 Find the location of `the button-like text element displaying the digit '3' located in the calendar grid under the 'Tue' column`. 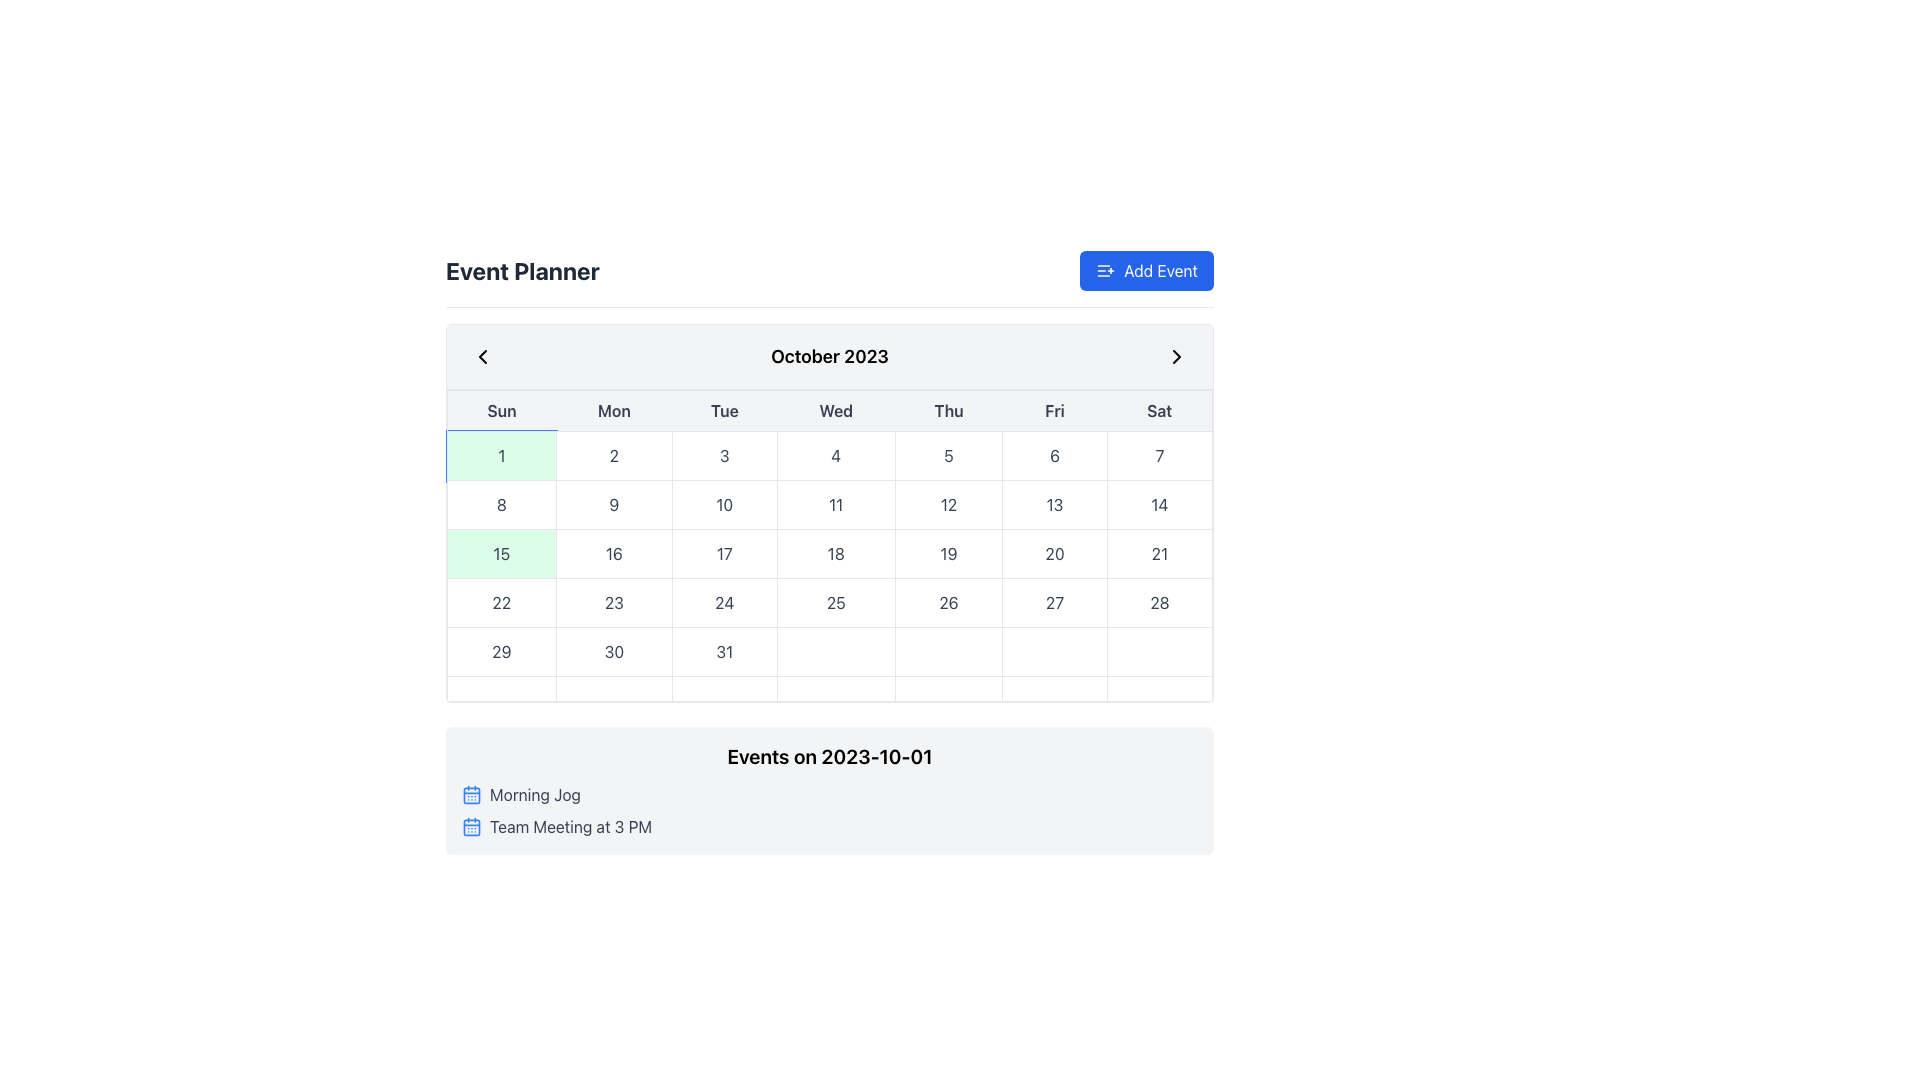

the button-like text element displaying the digit '3' located in the calendar grid under the 'Tue' column is located at coordinates (723, 455).